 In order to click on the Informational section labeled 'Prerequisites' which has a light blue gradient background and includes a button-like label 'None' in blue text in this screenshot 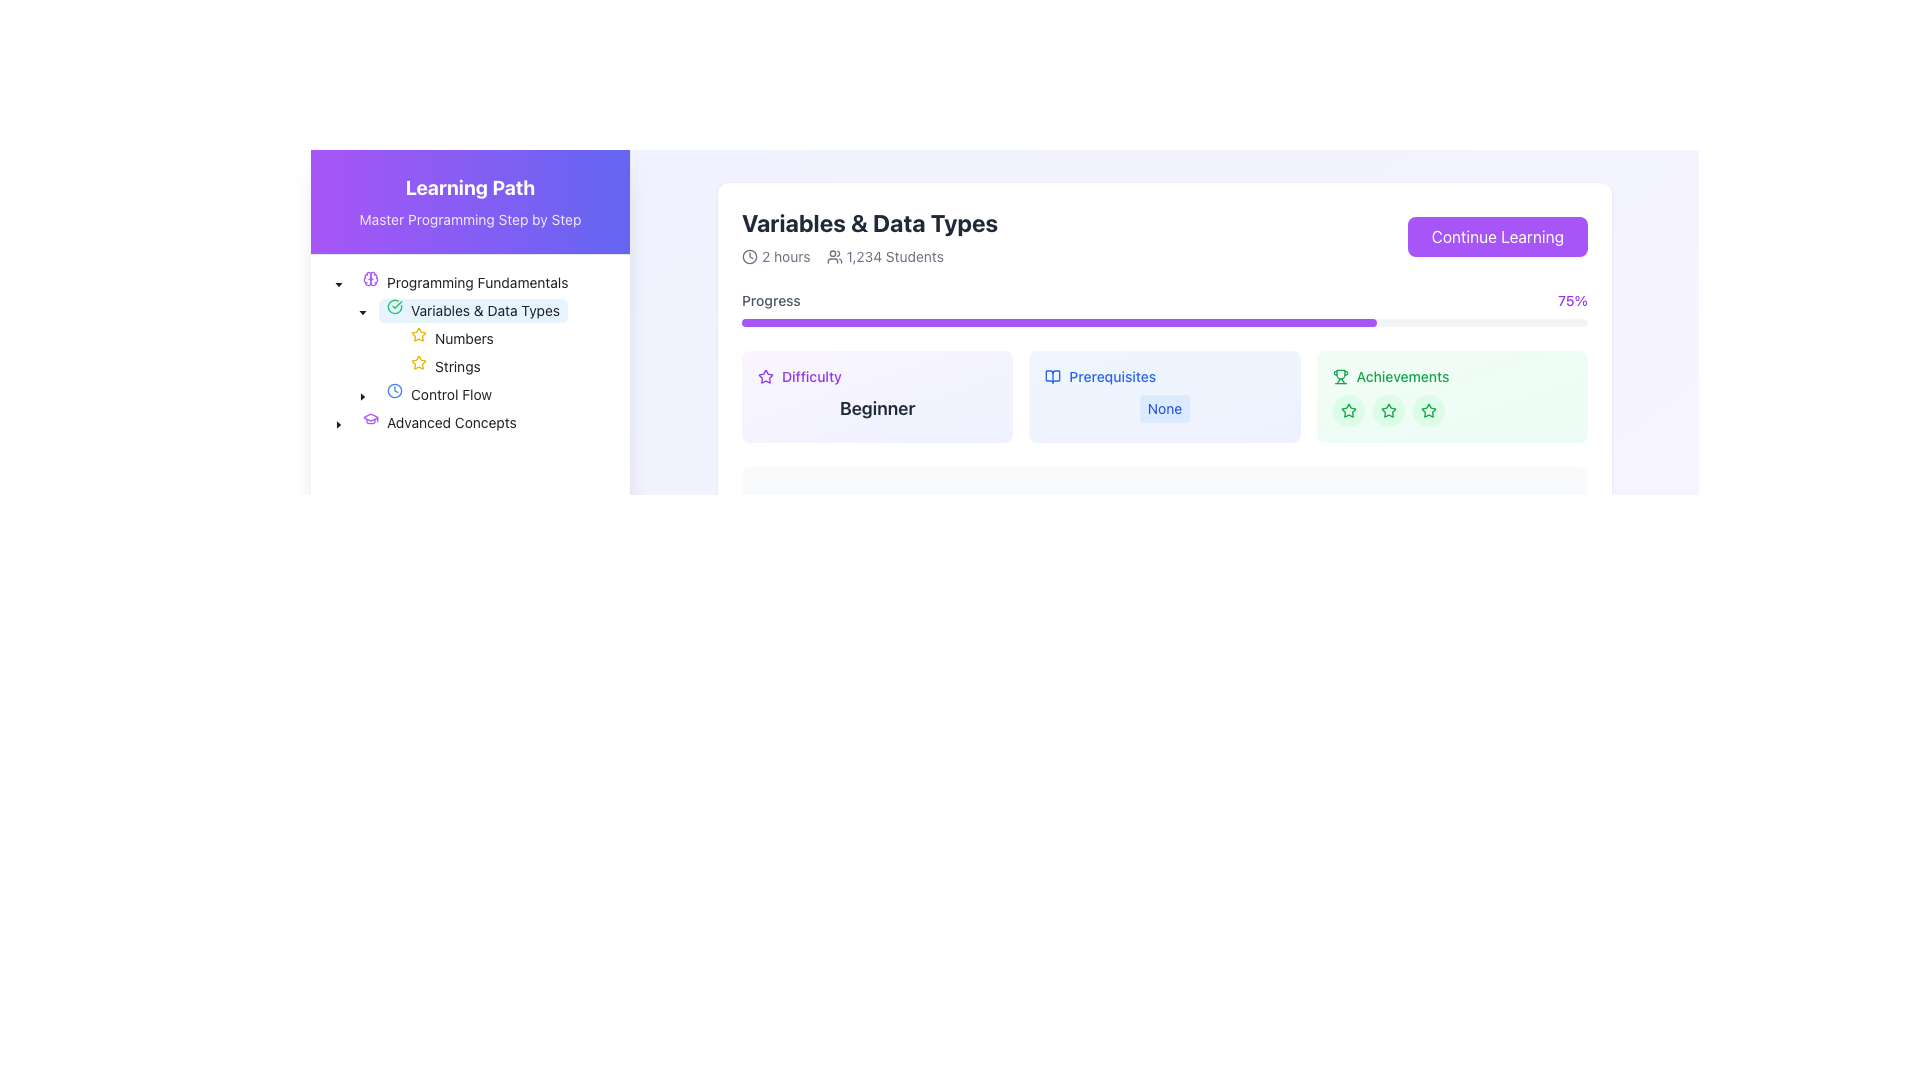, I will do `click(1165, 397)`.